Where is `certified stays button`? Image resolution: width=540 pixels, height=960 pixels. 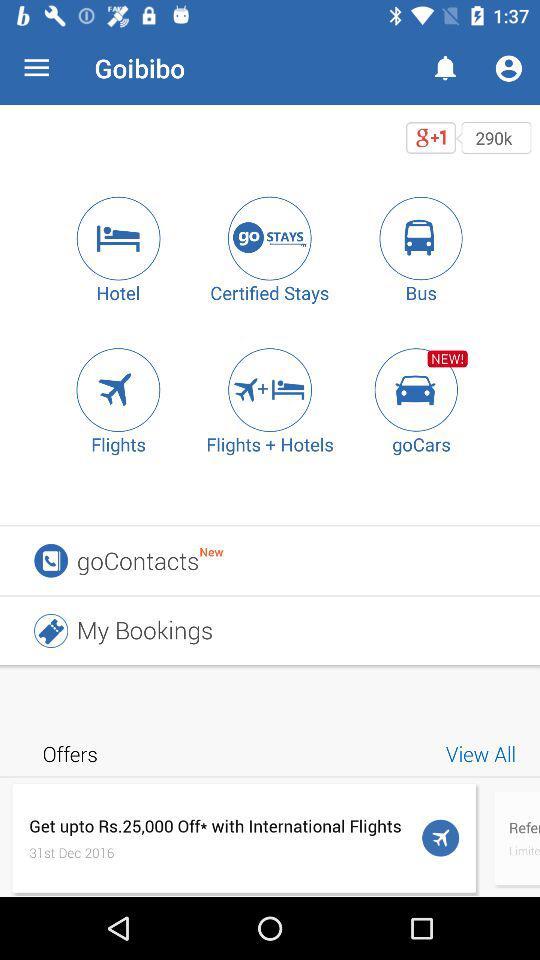 certified stays button is located at coordinates (270, 238).